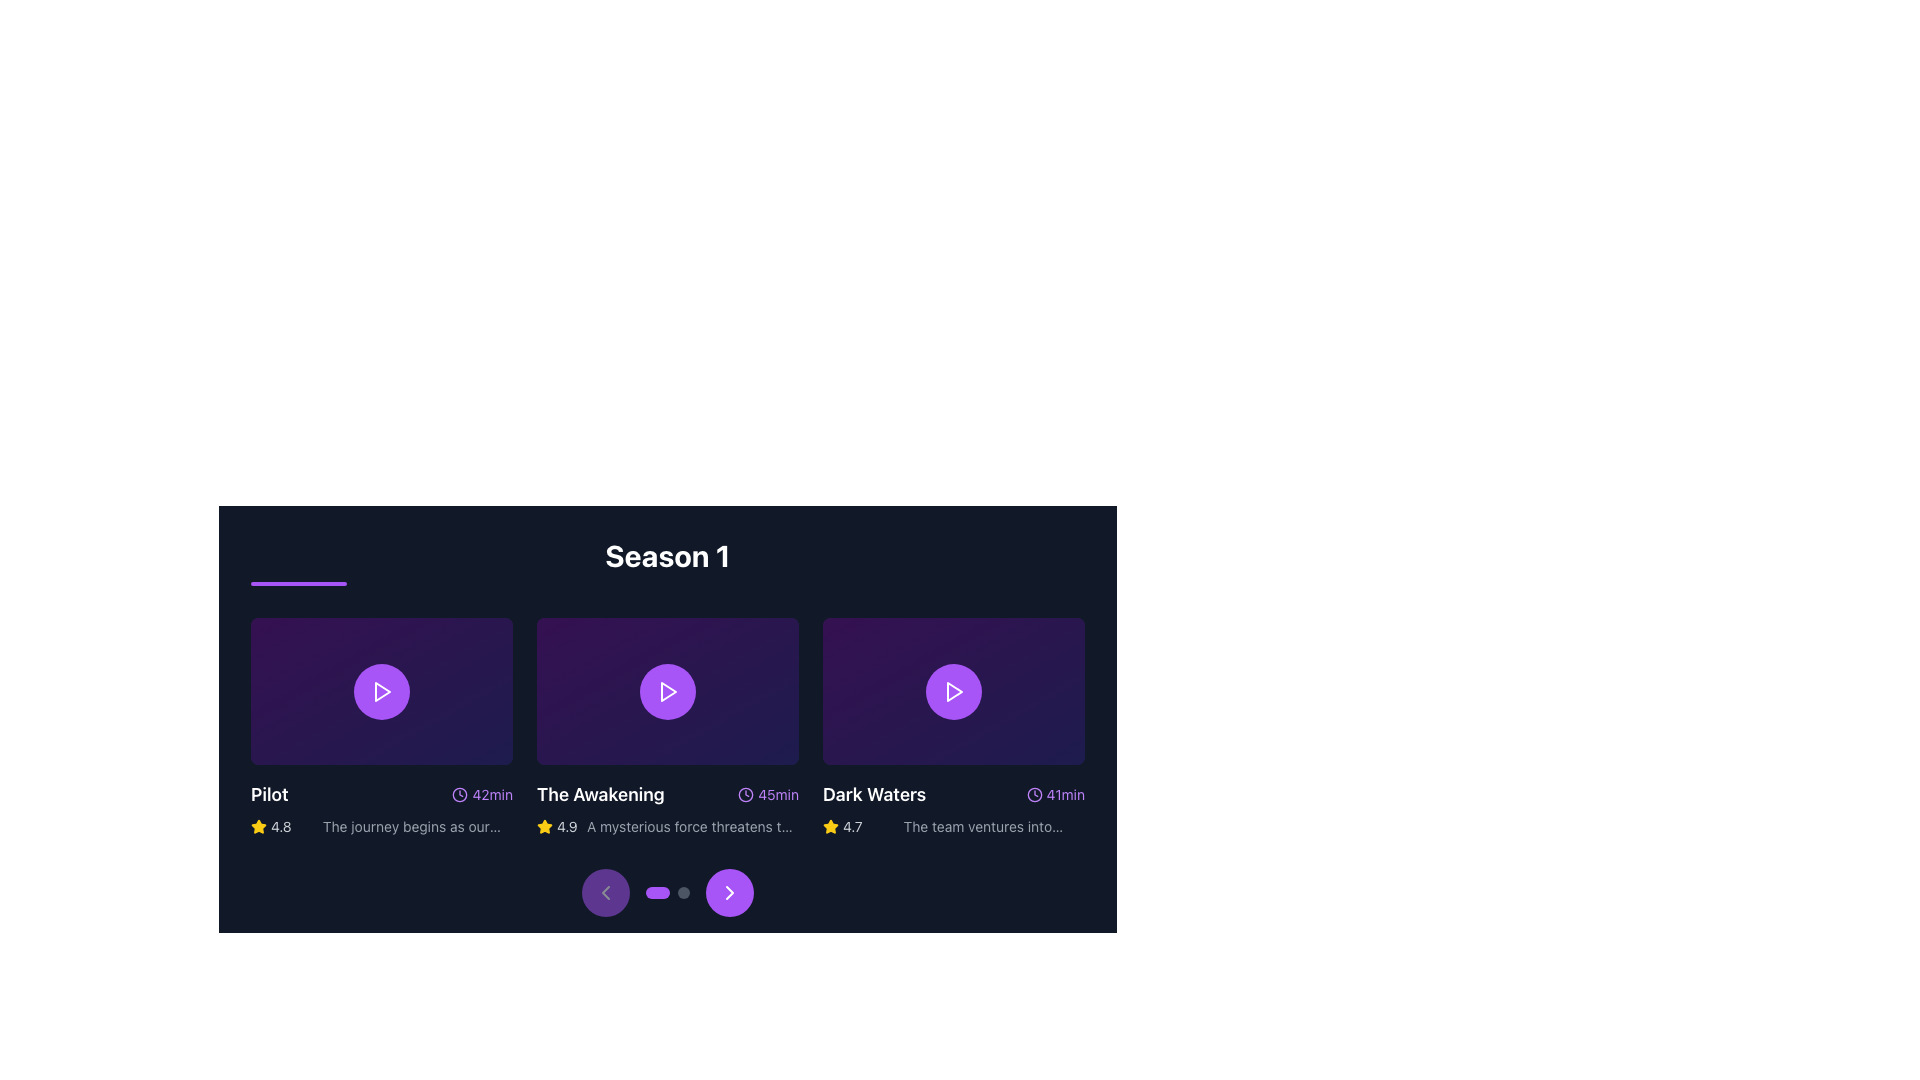 The height and width of the screenshot is (1080, 1920). Describe the element at coordinates (953, 689) in the screenshot. I see `the circular purple play button icon at the center of the video thumbnail, which is the third in a horizontal list under the 'Season 1' heading` at that location.